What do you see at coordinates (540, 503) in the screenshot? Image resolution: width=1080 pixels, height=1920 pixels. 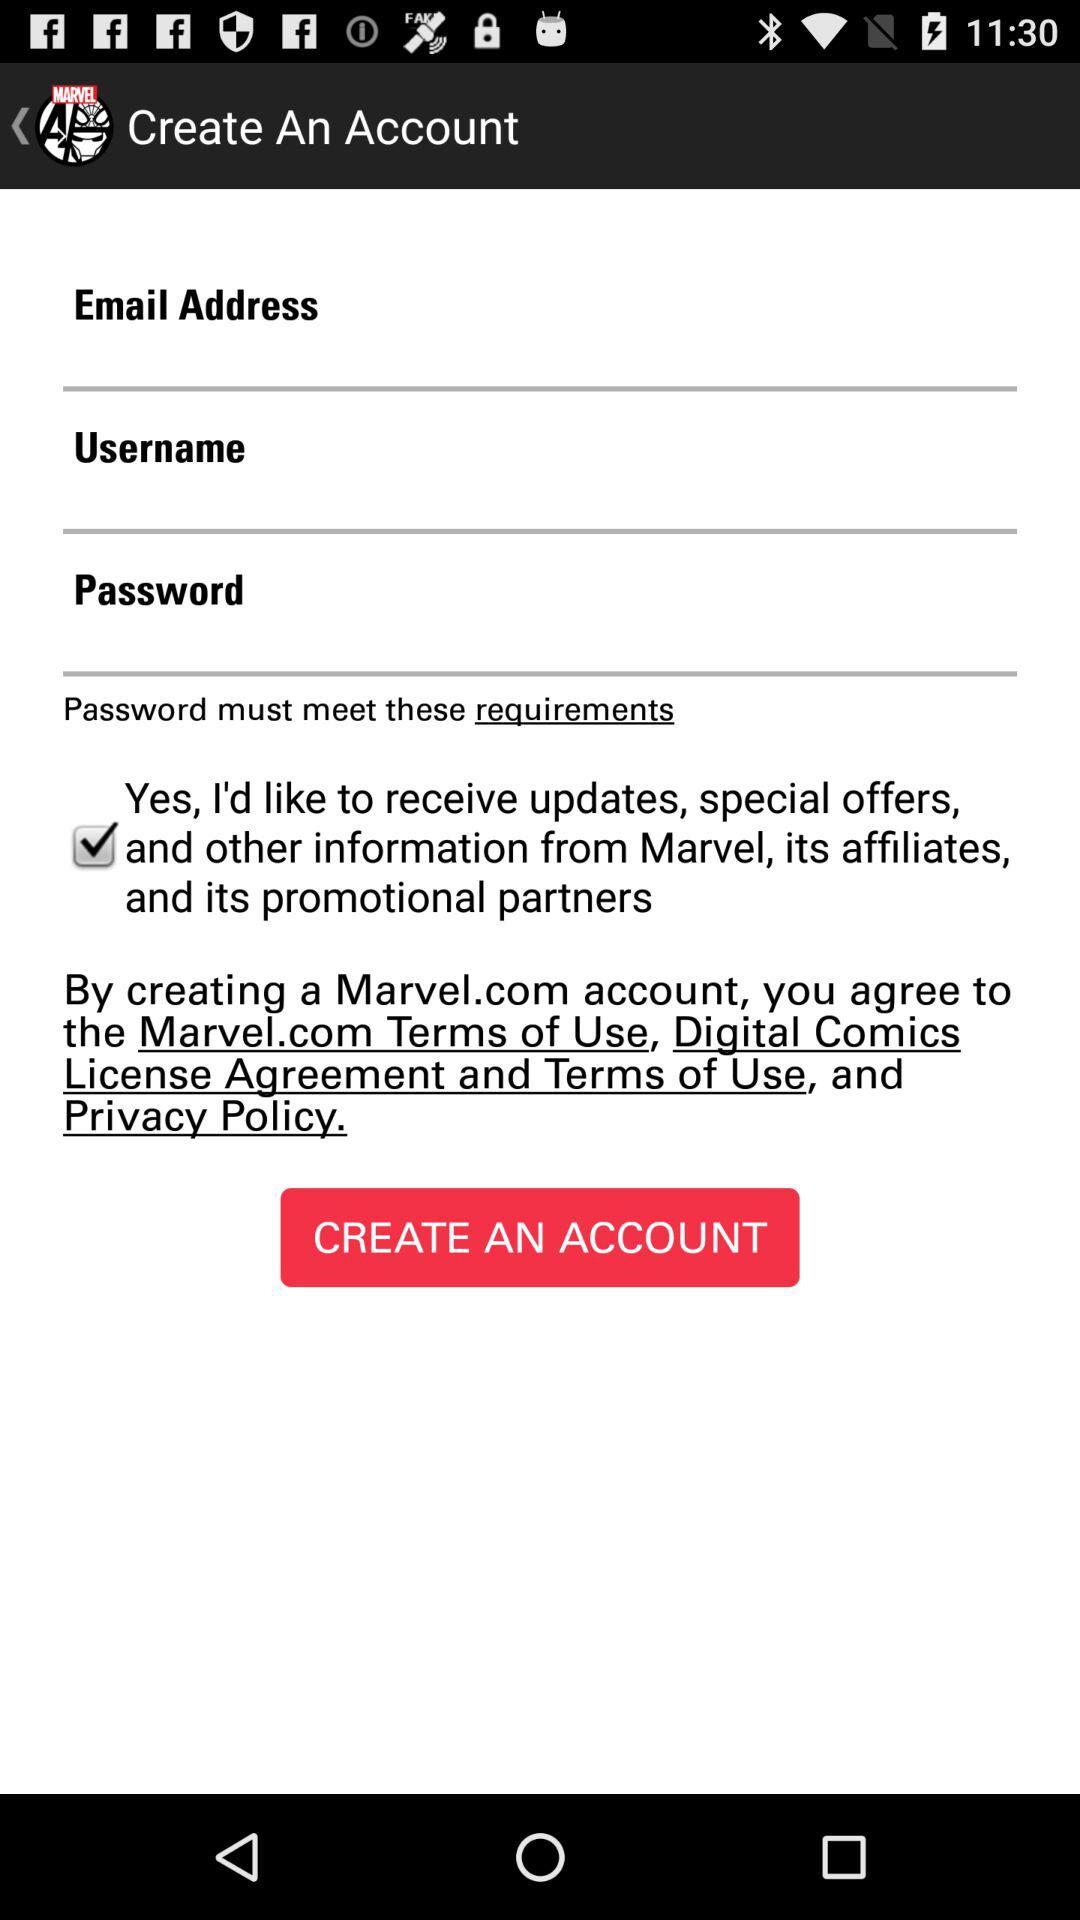 I see `text box` at bounding box center [540, 503].